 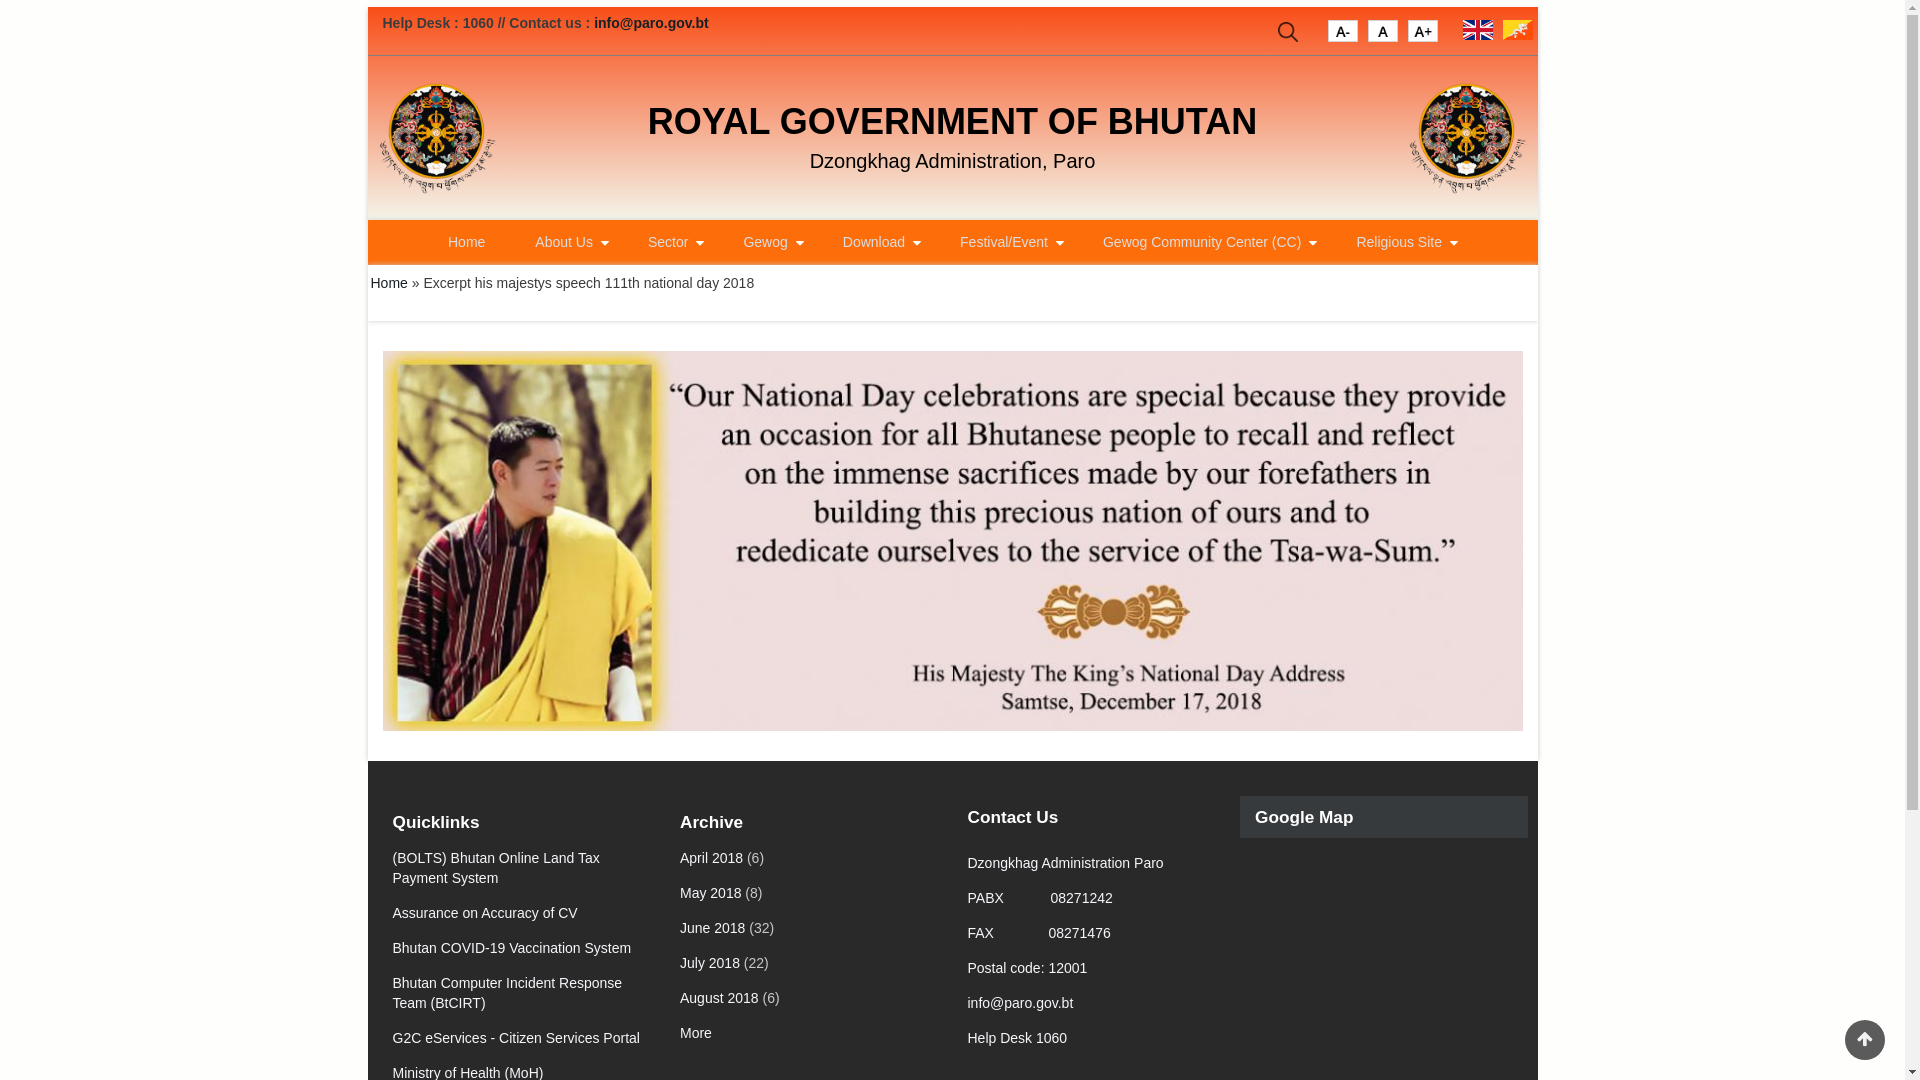 I want to click on 'Gewog', so click(x=766, y=241).